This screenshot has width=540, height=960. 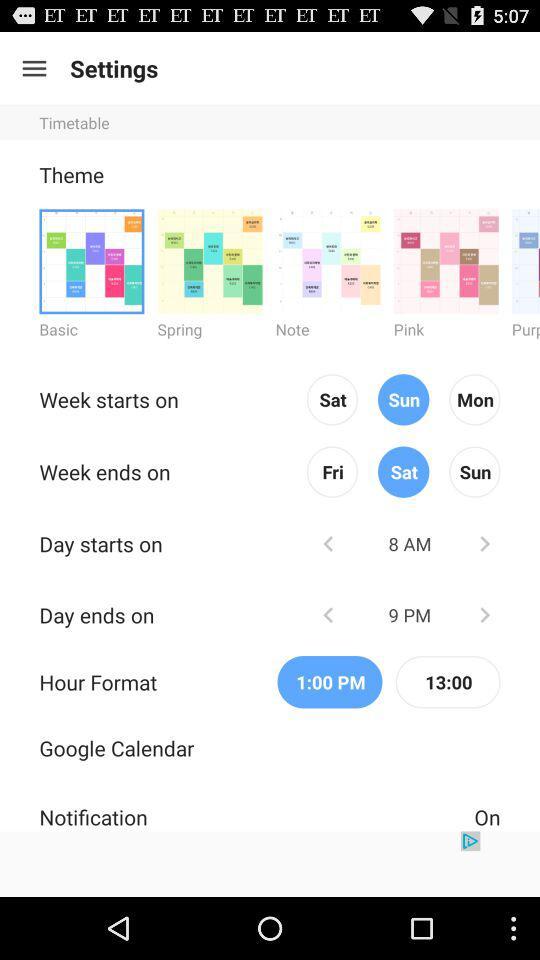 What do you see at coordinates (328, 613) in the screenshot?
I see `previous icon` at bounding box center [328, 613].